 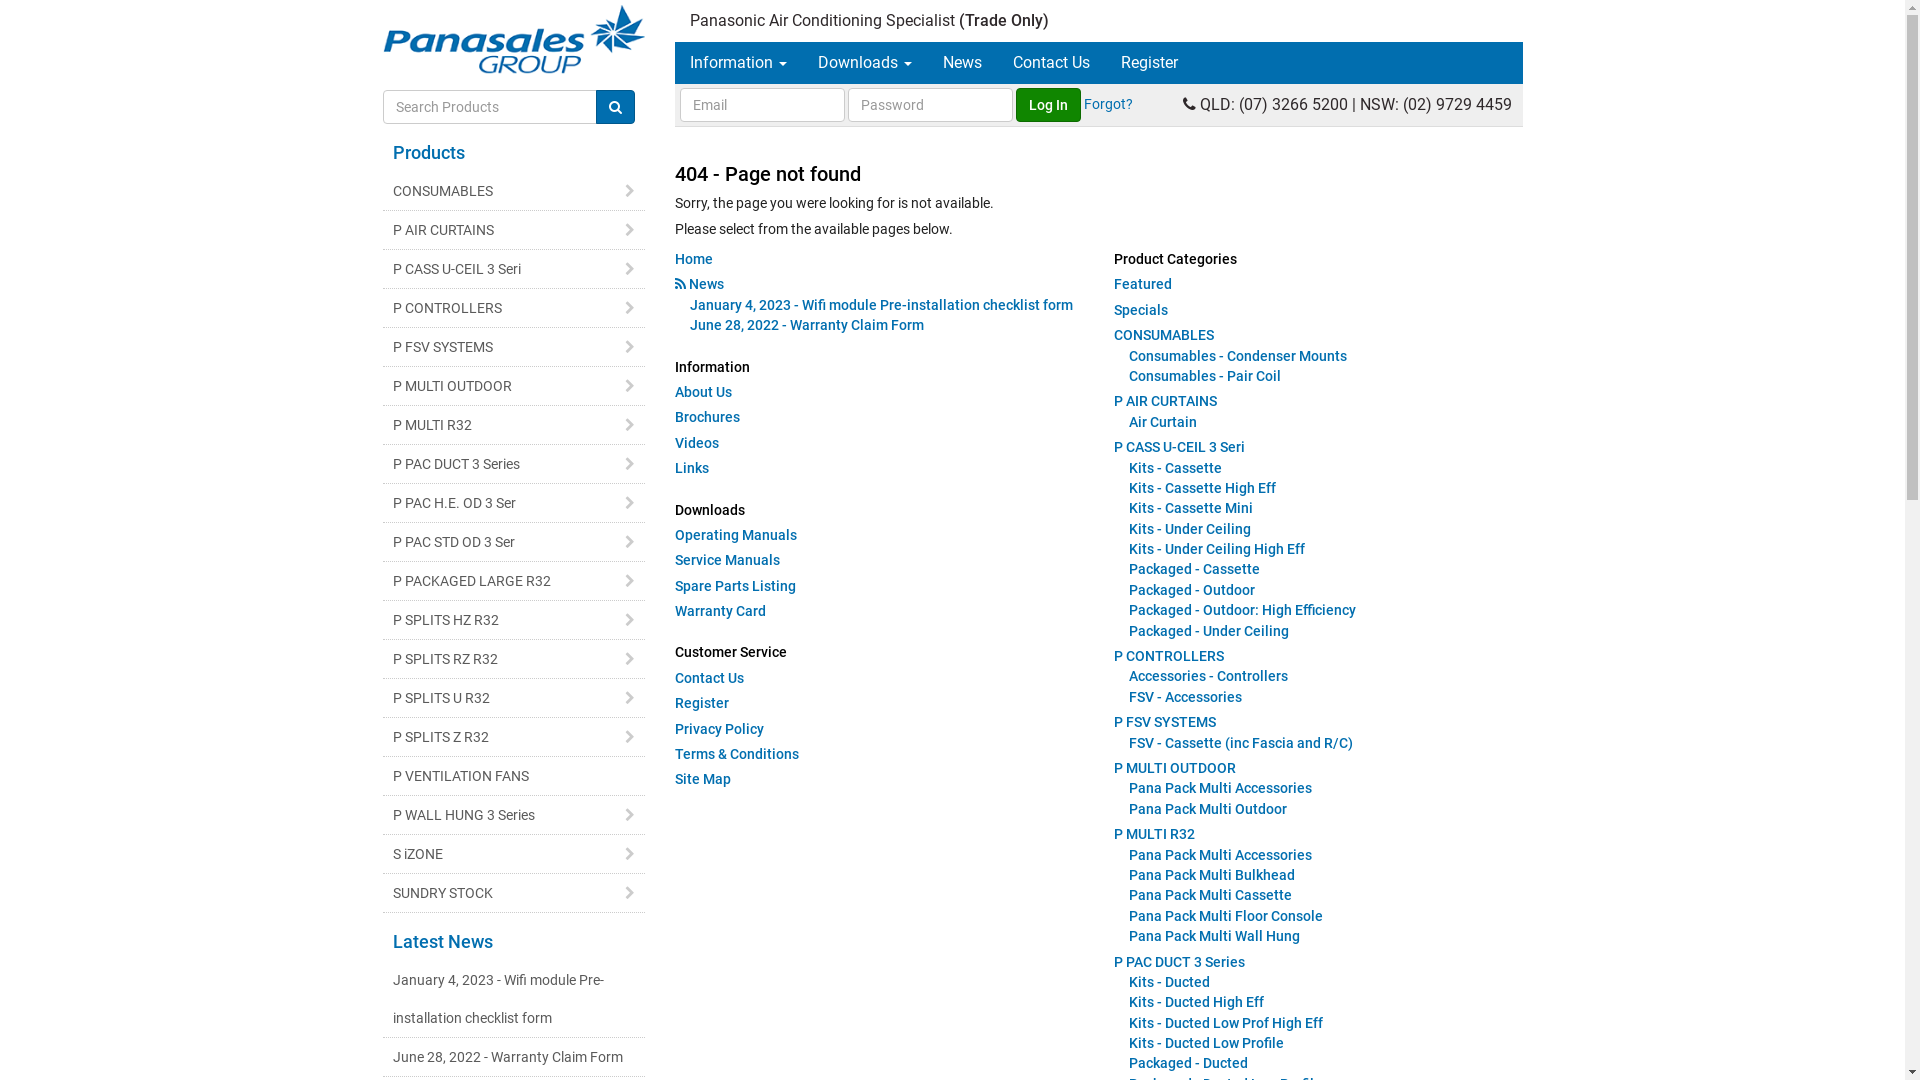 What do you see at coordinates (1128, 375) in the screenshot?
I see `'Consumables - Pair Coil'` at bounding box center [1128, 375].